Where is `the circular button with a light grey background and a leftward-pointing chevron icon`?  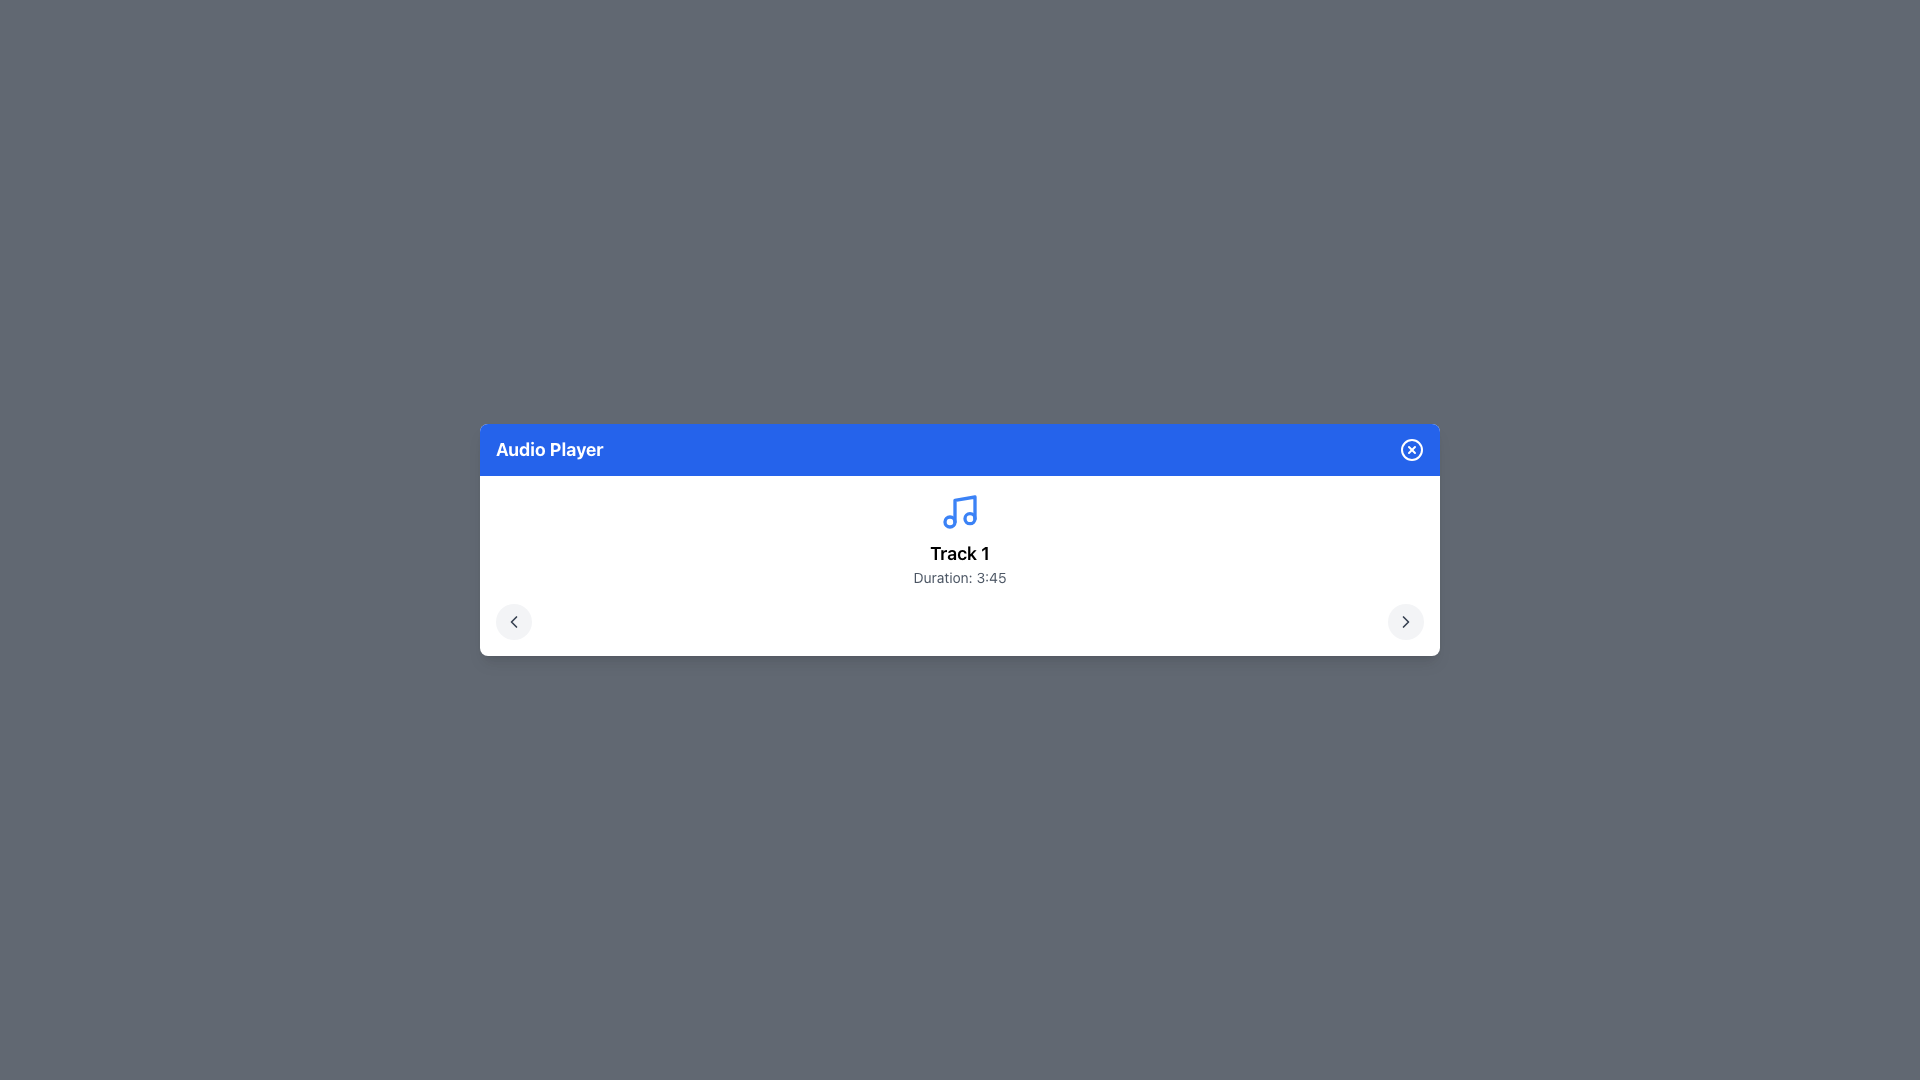
the circular button with a light grey background and a leftward-pointing chevron icon is located at coordinates (513, 620).